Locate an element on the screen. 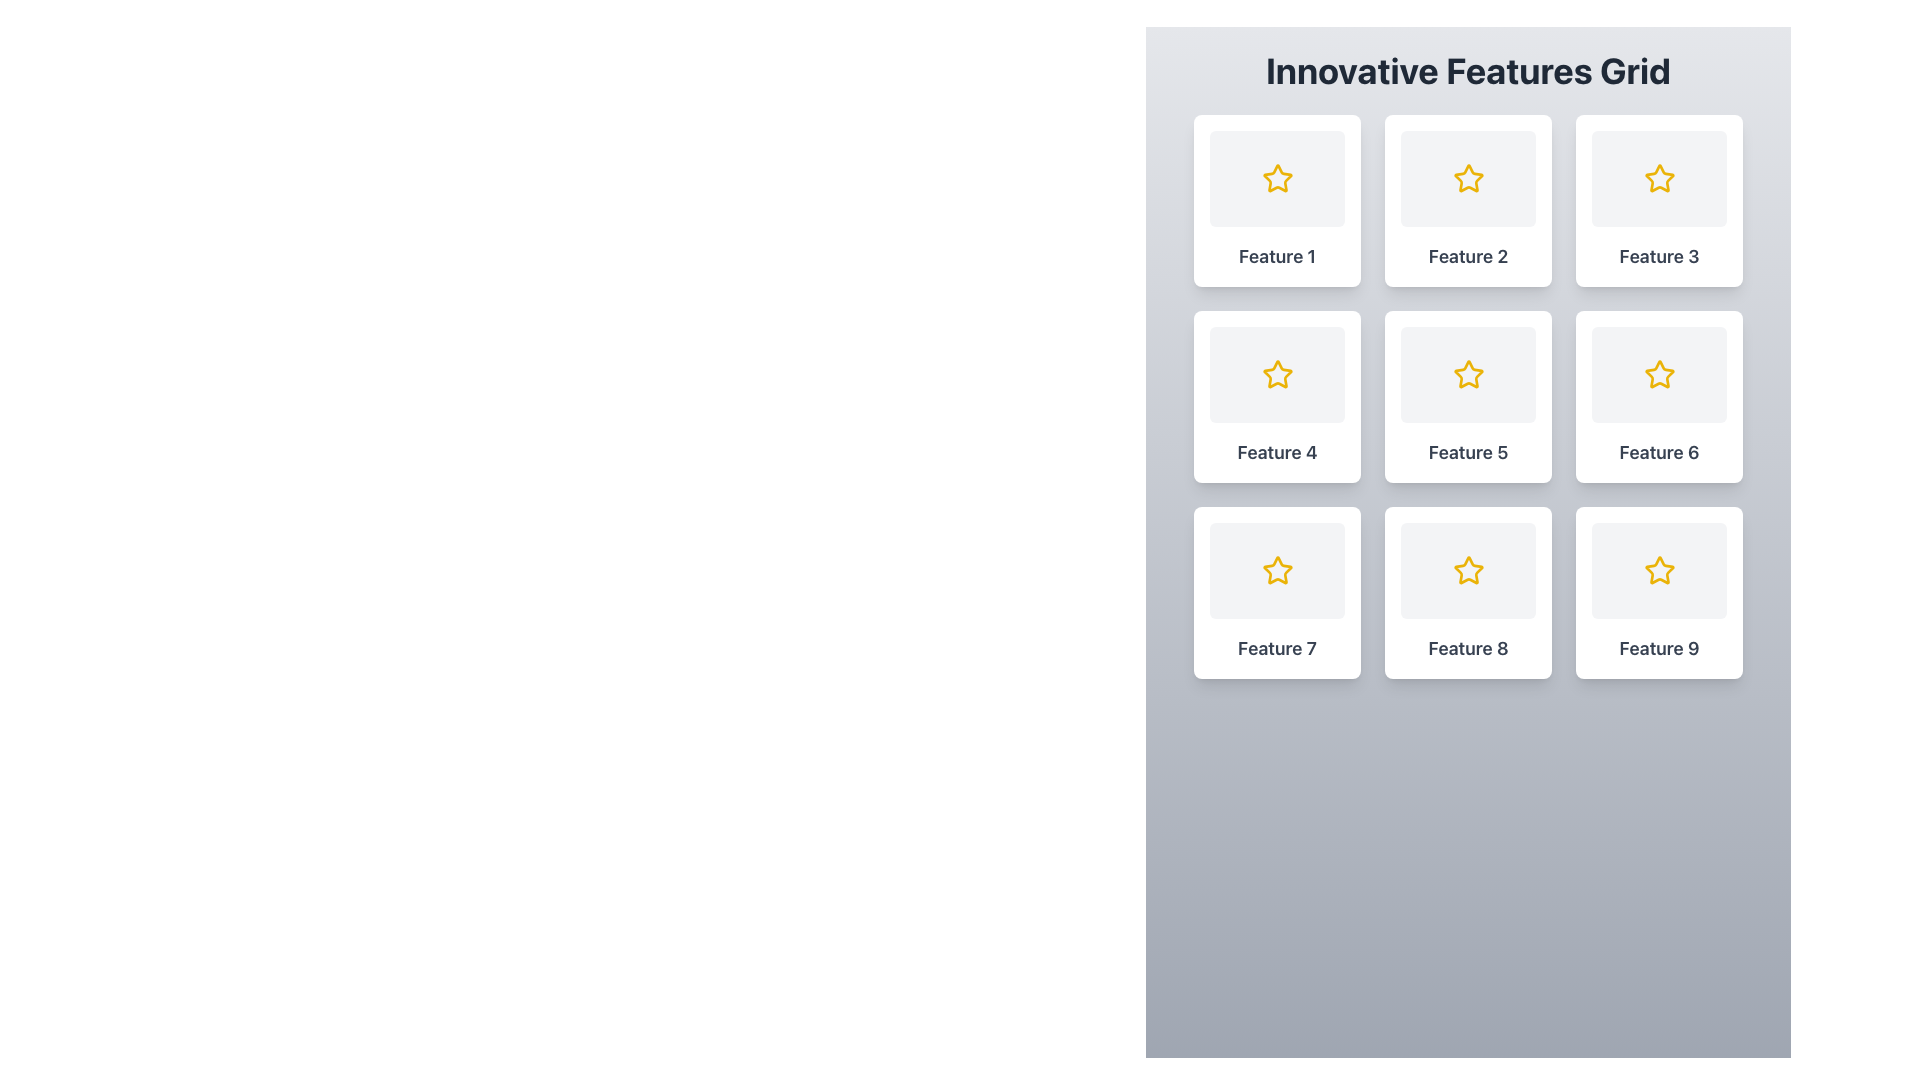 The width and height of the screenshot is (1920, 1080). the interactive star icon located on the top-left card labeled 'Feature 1' within the grid of nine cards is located at coordinates (1276, 177).